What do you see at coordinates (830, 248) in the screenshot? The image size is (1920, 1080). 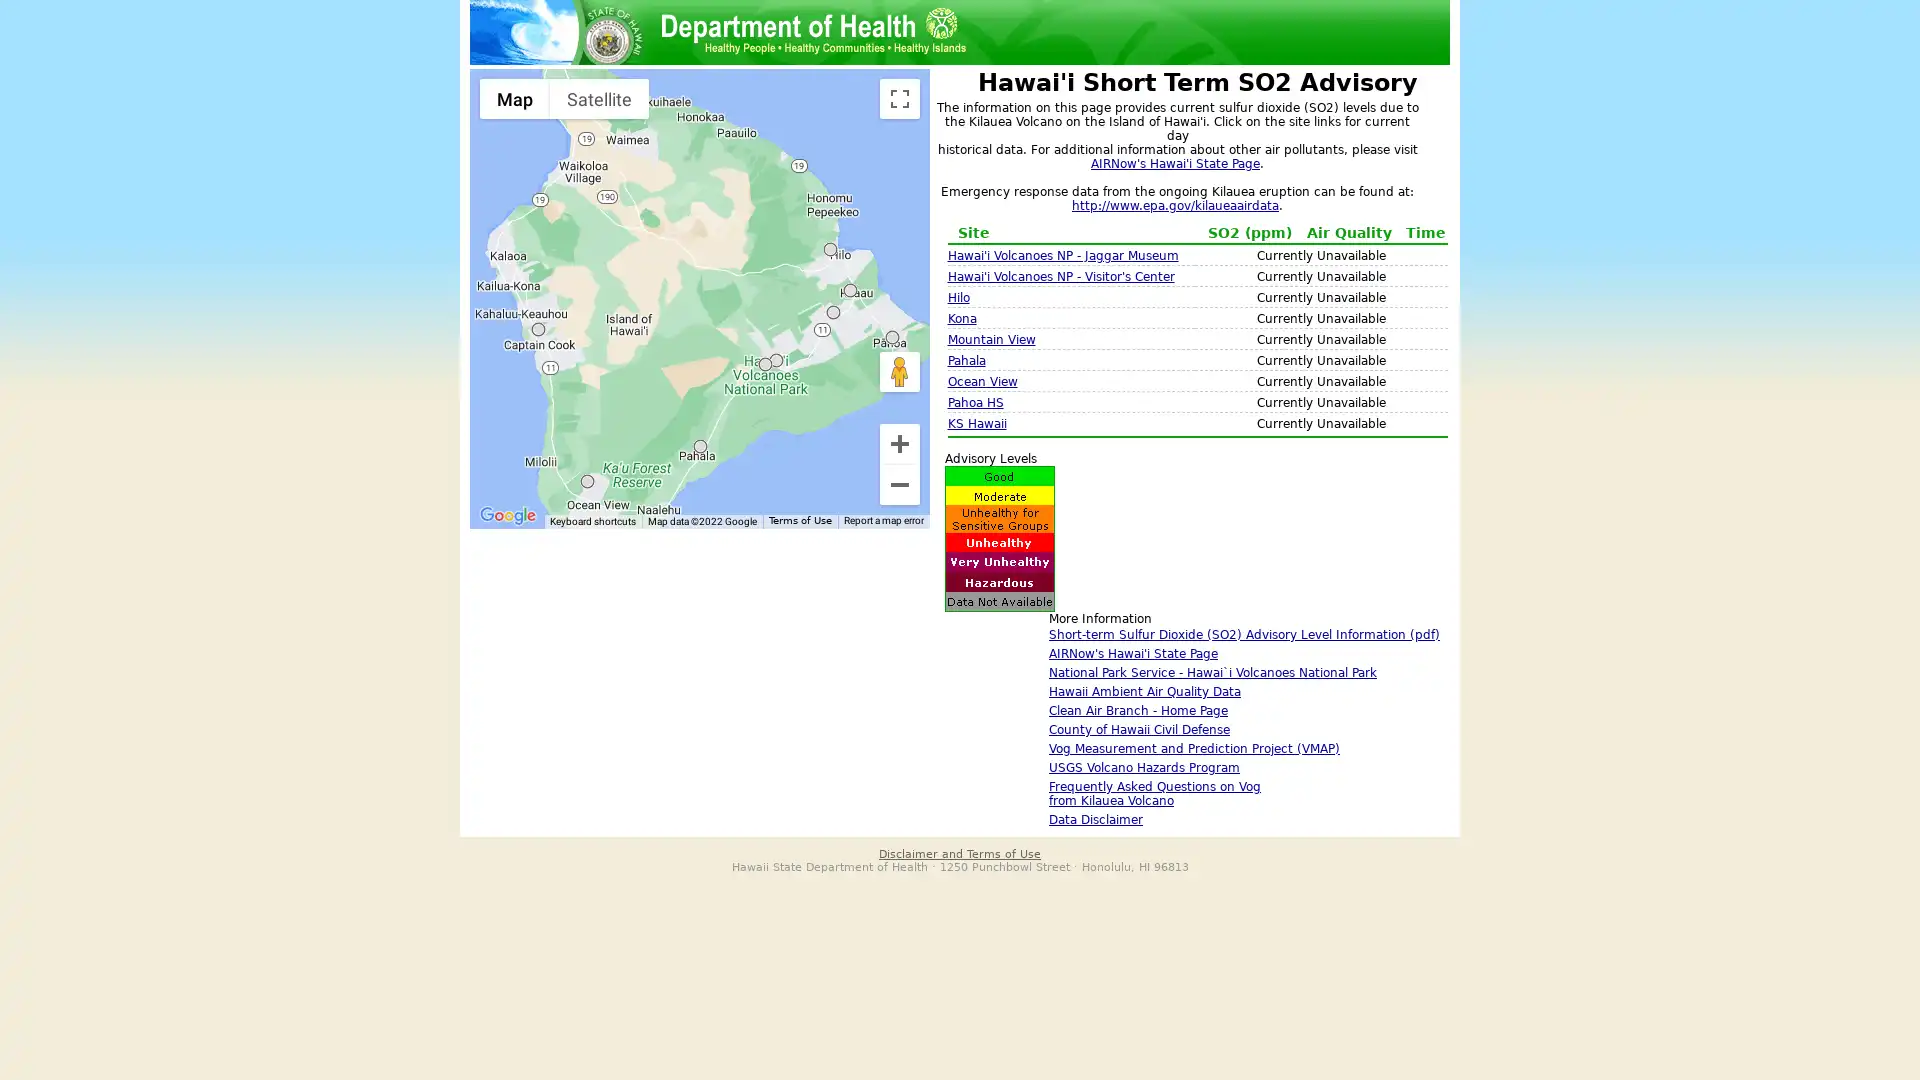 I see `Hilo: No Data` at bounding box center [830, 248].